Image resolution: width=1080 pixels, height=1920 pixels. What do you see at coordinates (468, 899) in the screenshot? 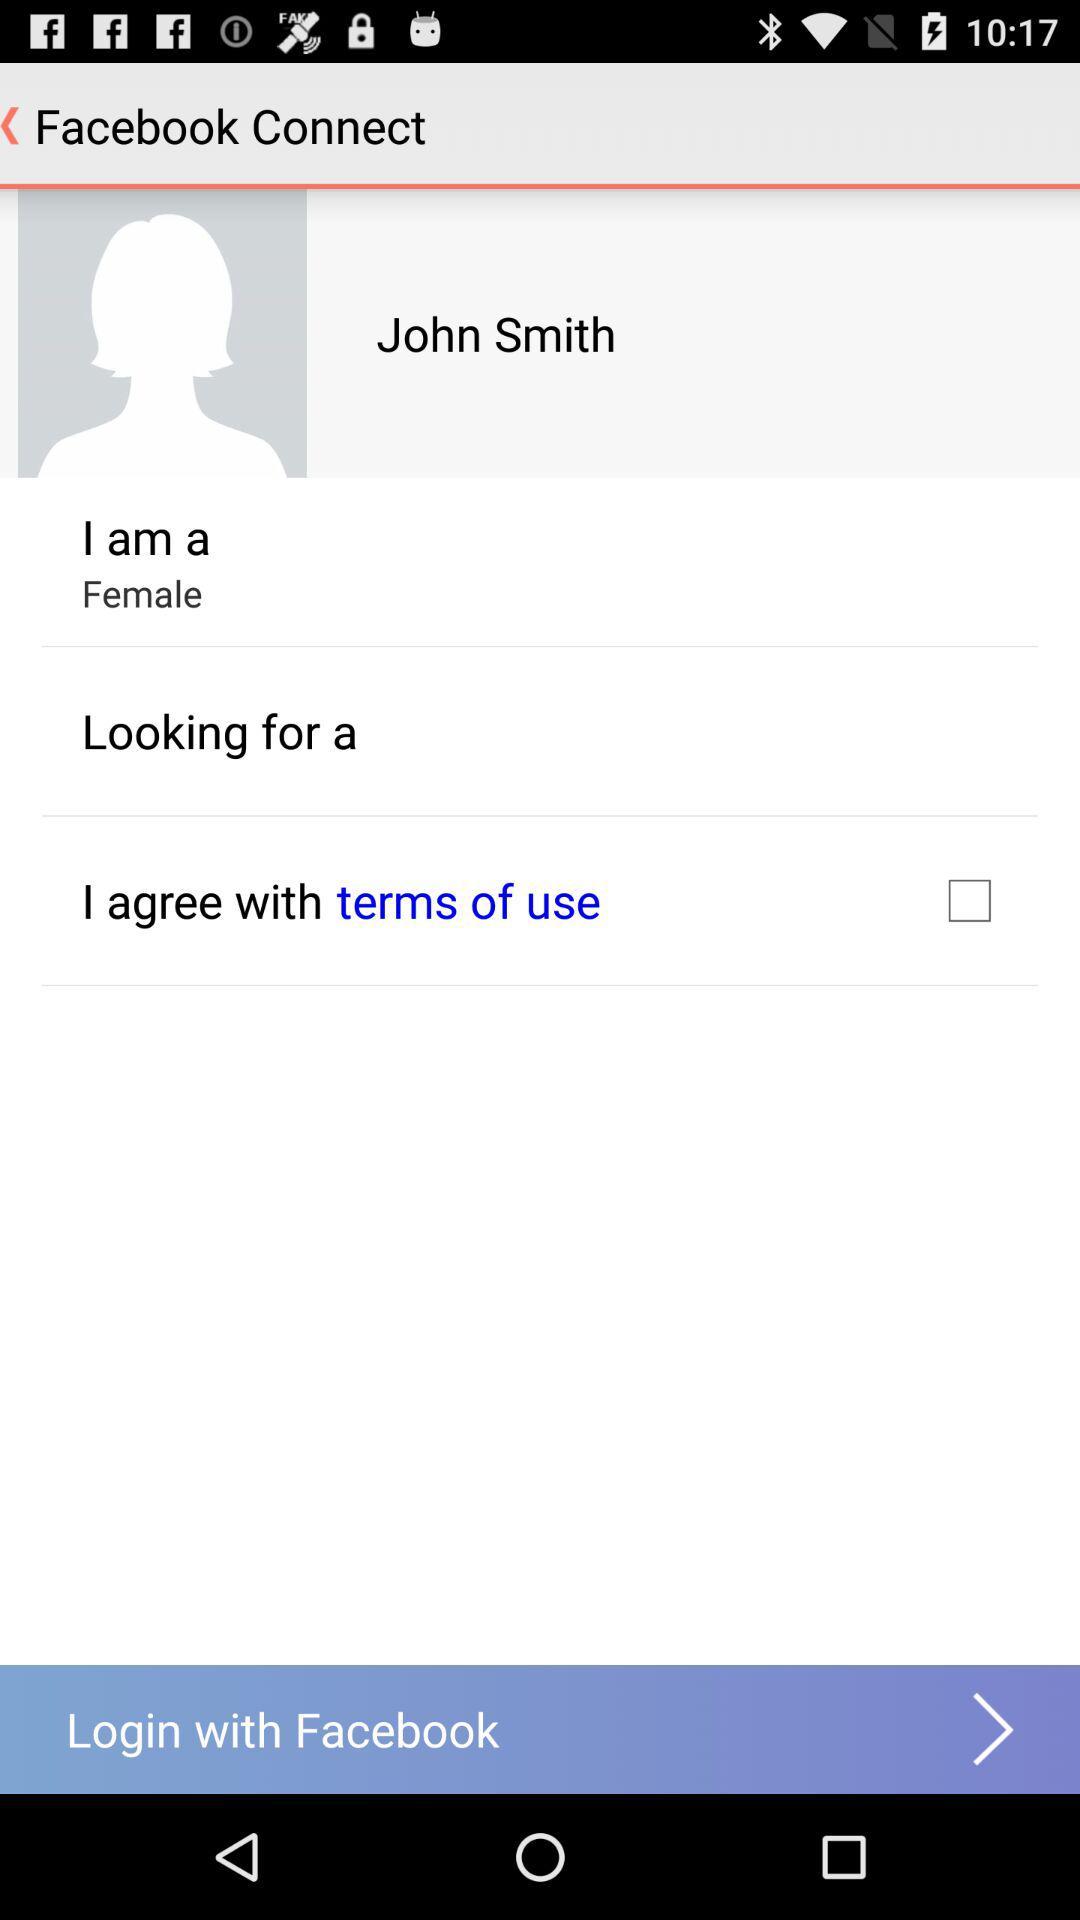
I see `icon below the looking for a icon` at bounding box center [468, 899].